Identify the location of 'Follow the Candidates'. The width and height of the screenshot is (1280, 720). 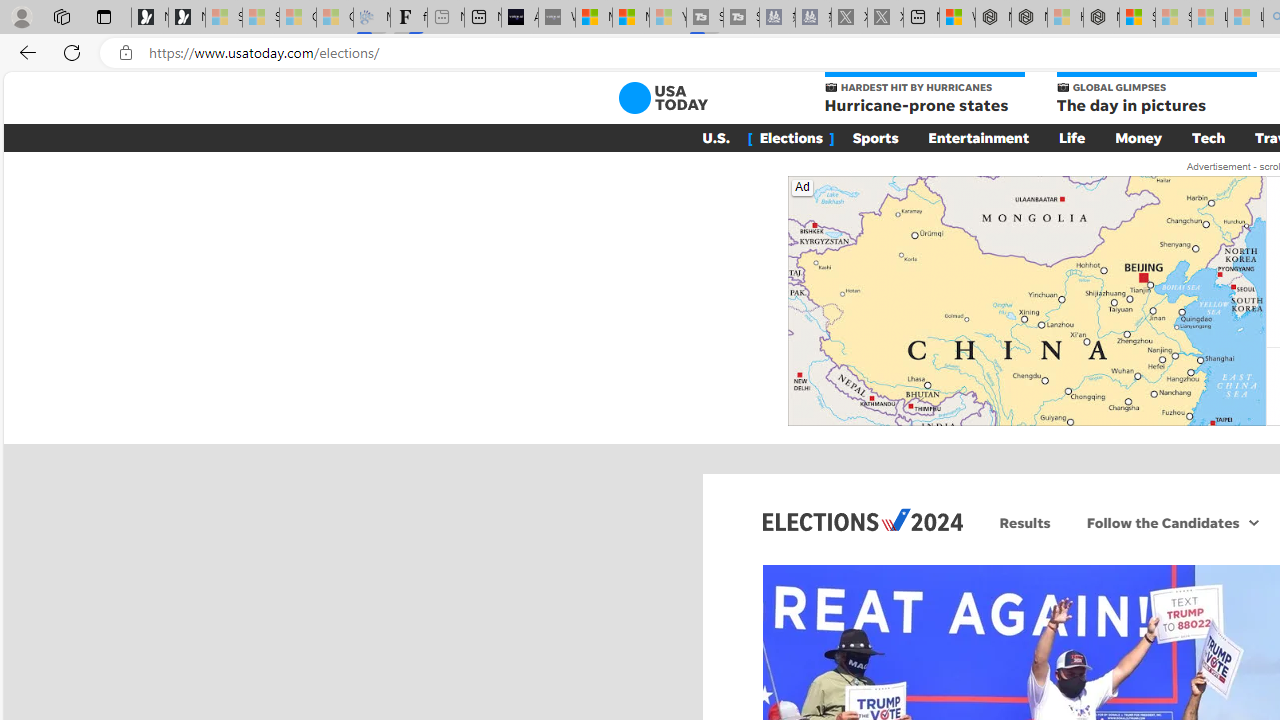
(1160, 521).